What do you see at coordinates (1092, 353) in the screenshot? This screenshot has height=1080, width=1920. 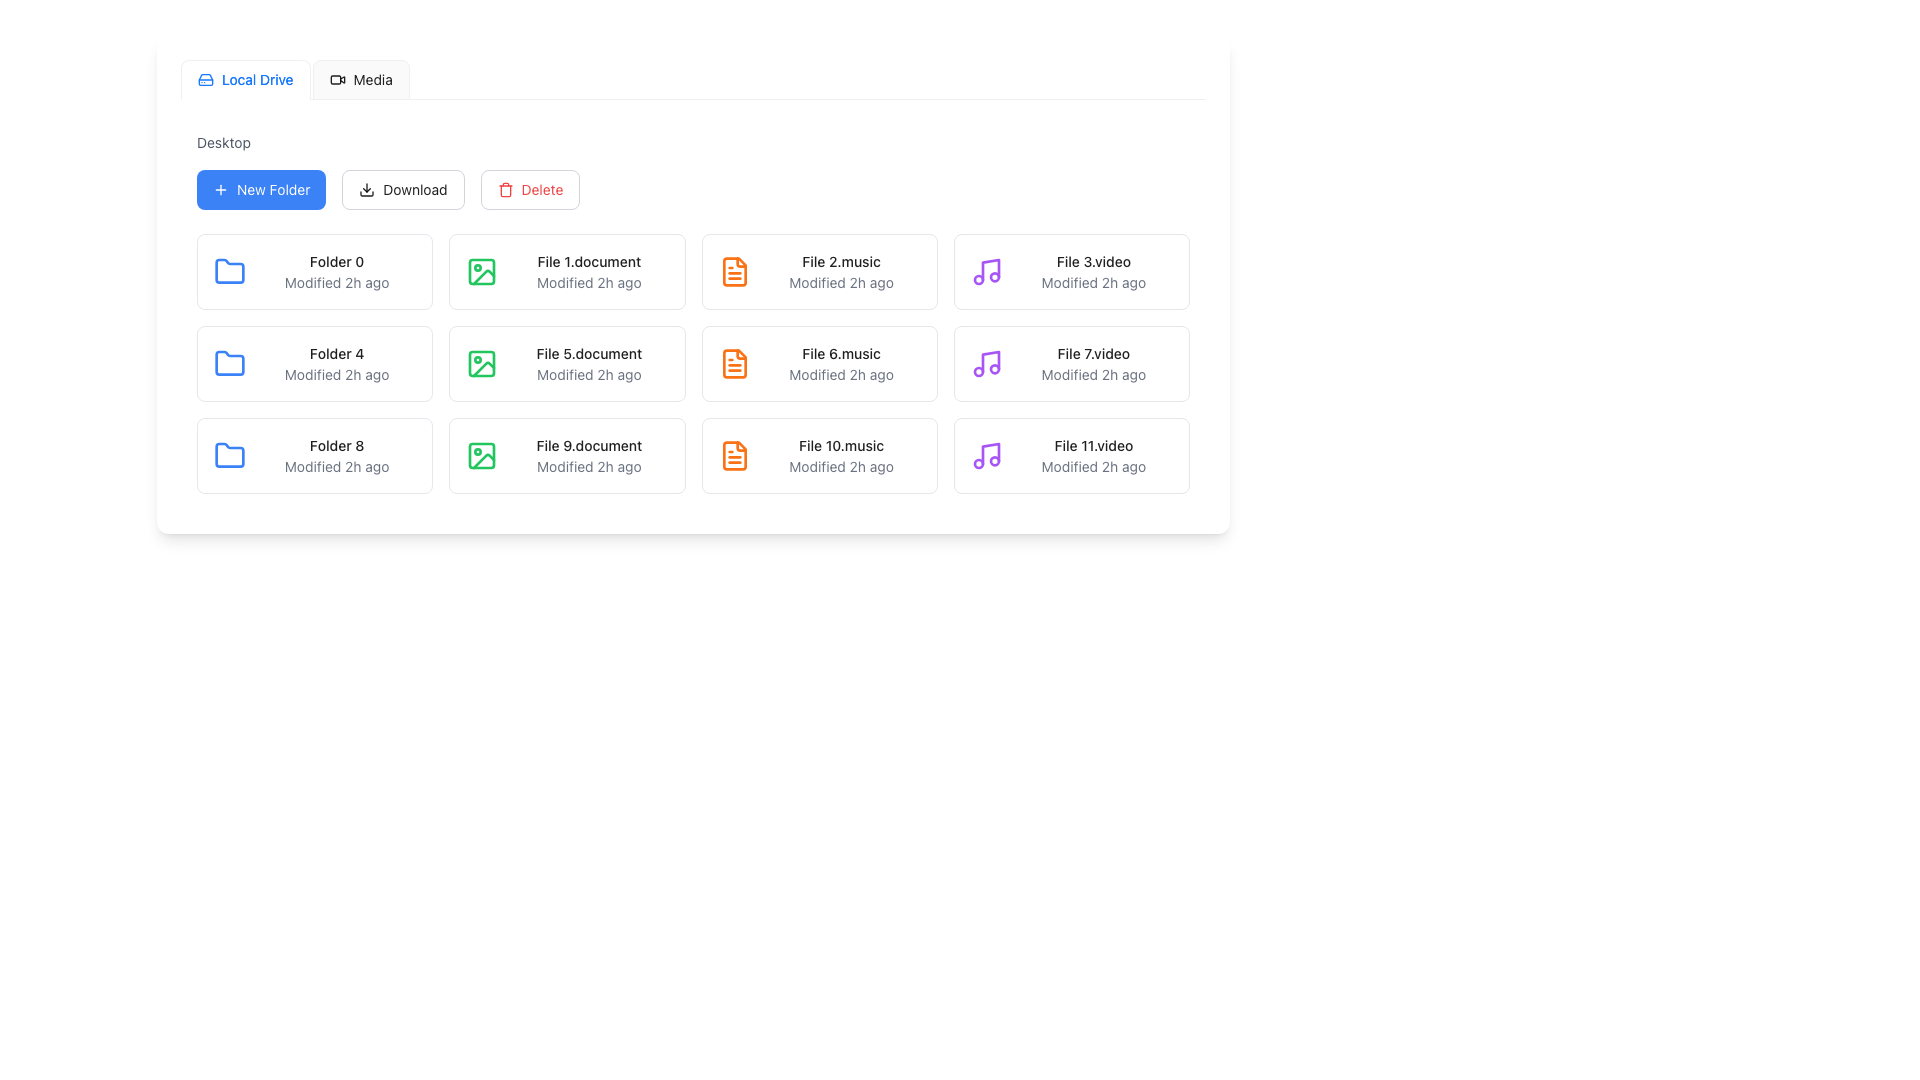 I see `the text label 'File 7.video'` at bounding box center [1092, 353].